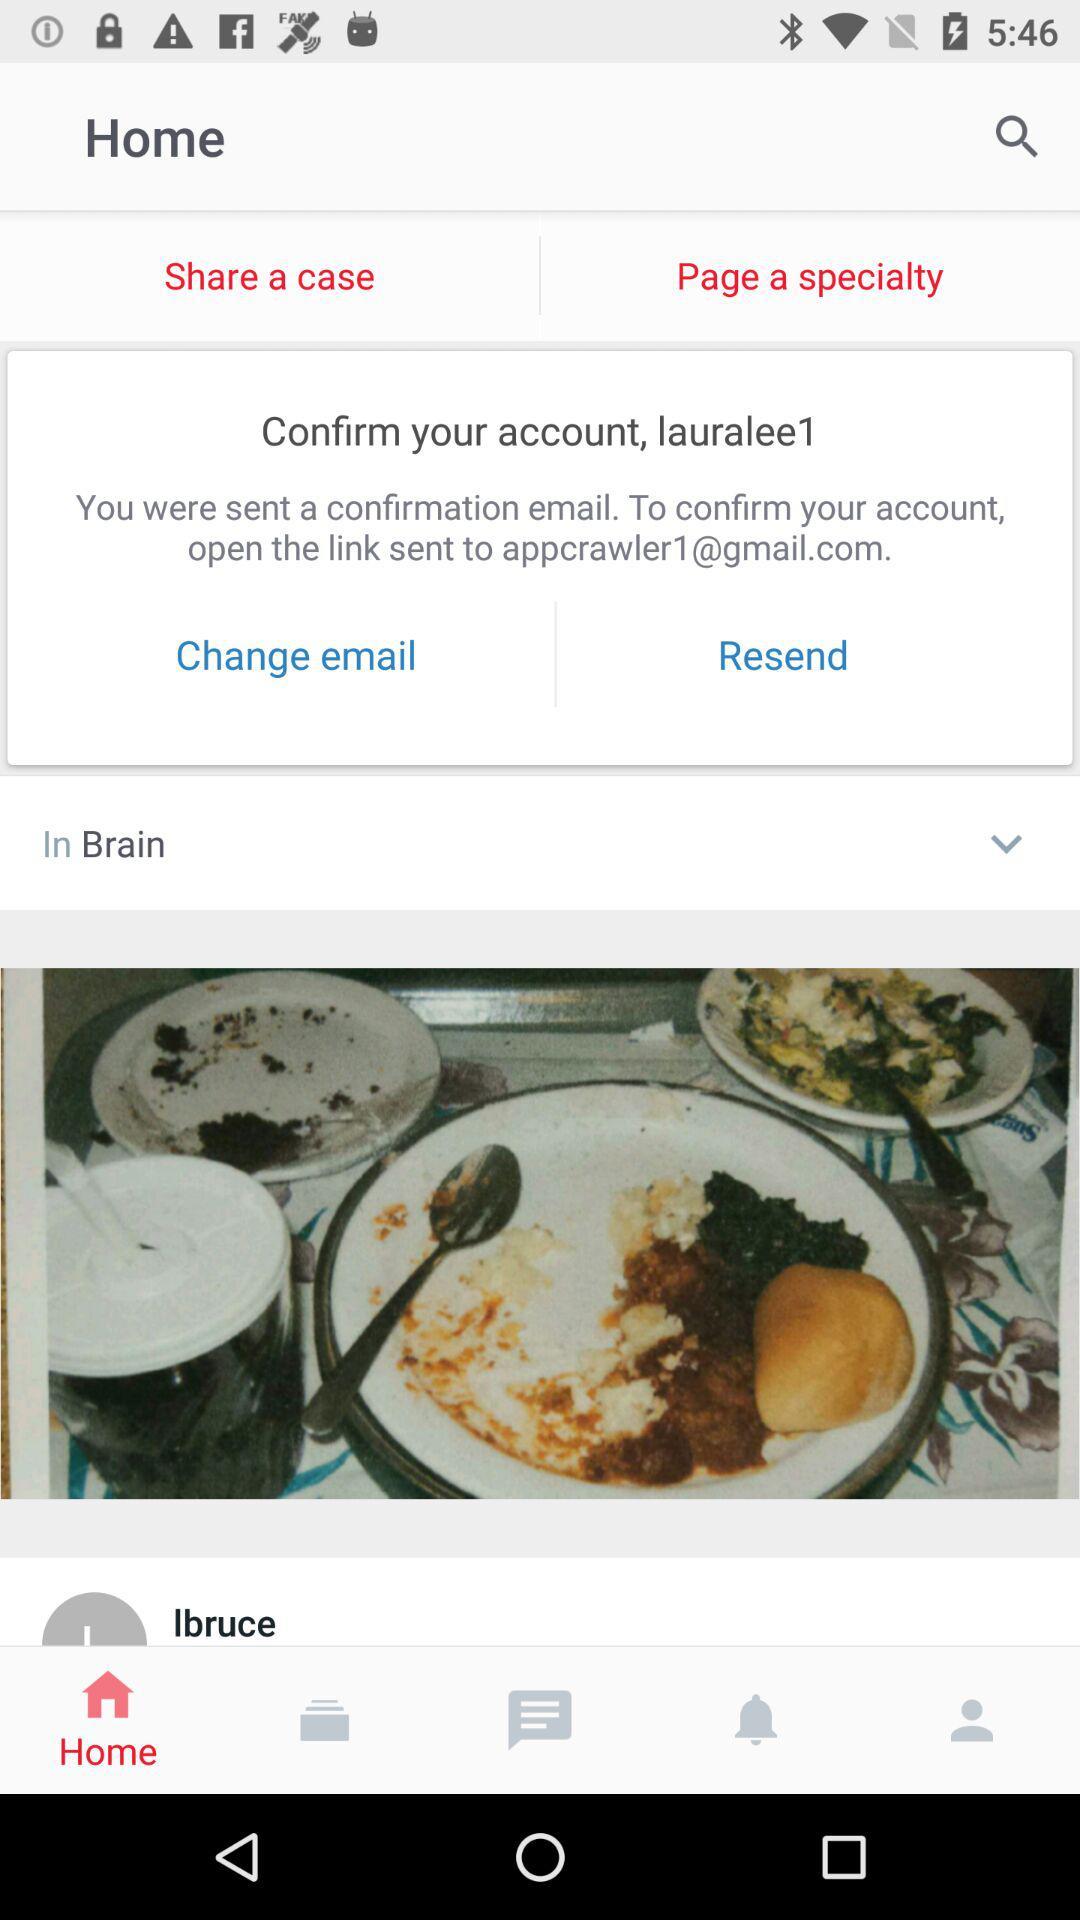 Image resolution: width=1080 pixels, height=1920 pixels. I want to click on item next to the lbruce item, so click(94, 1618).